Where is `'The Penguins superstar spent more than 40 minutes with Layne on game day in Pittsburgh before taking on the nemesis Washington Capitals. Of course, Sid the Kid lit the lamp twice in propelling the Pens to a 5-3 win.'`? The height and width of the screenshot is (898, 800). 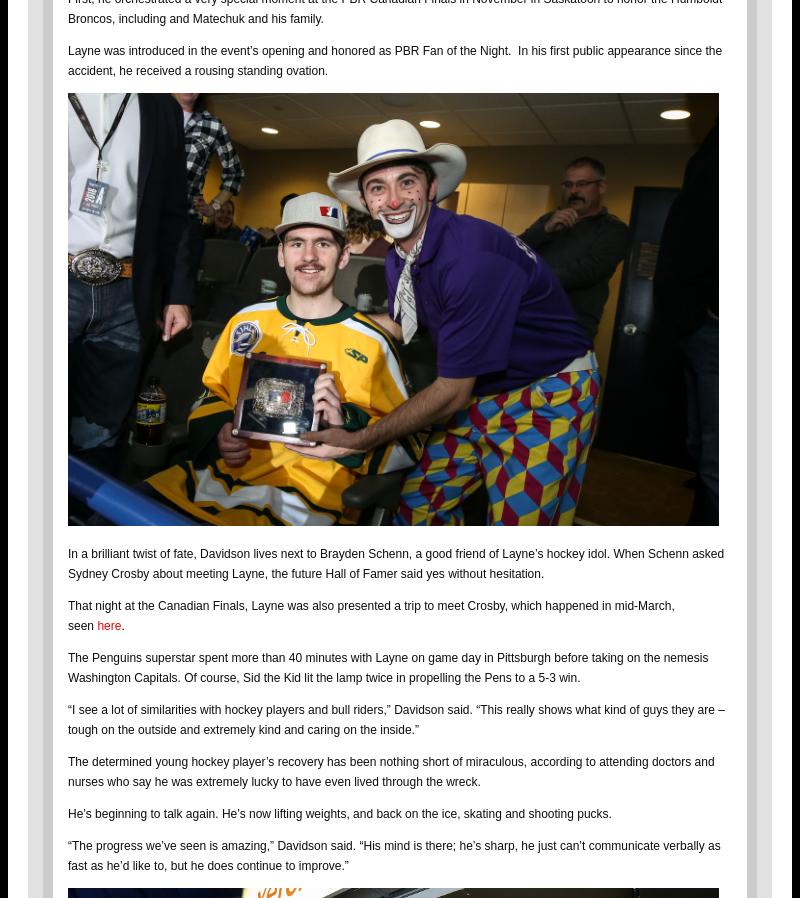
'The Penguins superstar spent more than 40 minutes with Layne on game day in Pittsburgh before taking on the nemesis Washington Capitals. Of course, Sid the Kid lit the lamp twice in propelling the Pens to a 5-3 win.' is located at coordinates (387, 666).